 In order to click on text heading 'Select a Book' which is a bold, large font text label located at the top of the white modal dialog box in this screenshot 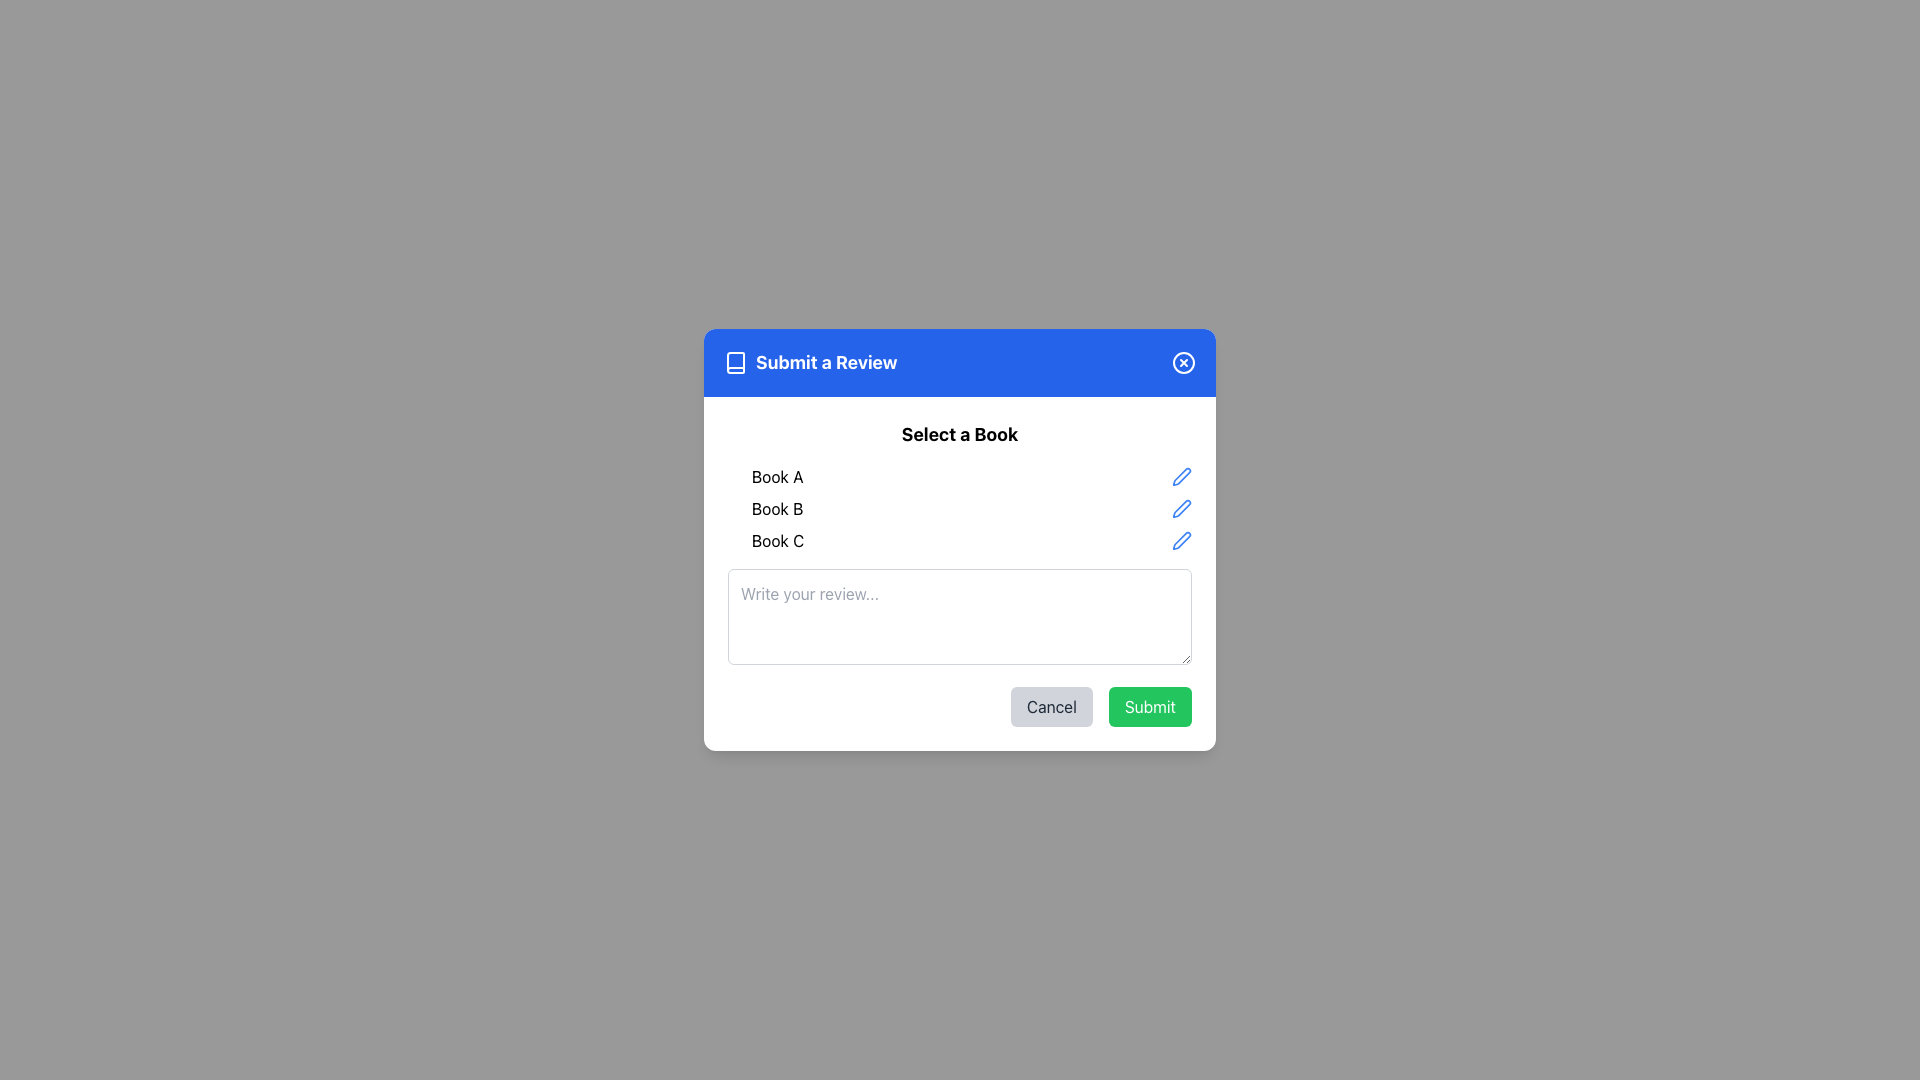, I will do `click(960, 434)`.